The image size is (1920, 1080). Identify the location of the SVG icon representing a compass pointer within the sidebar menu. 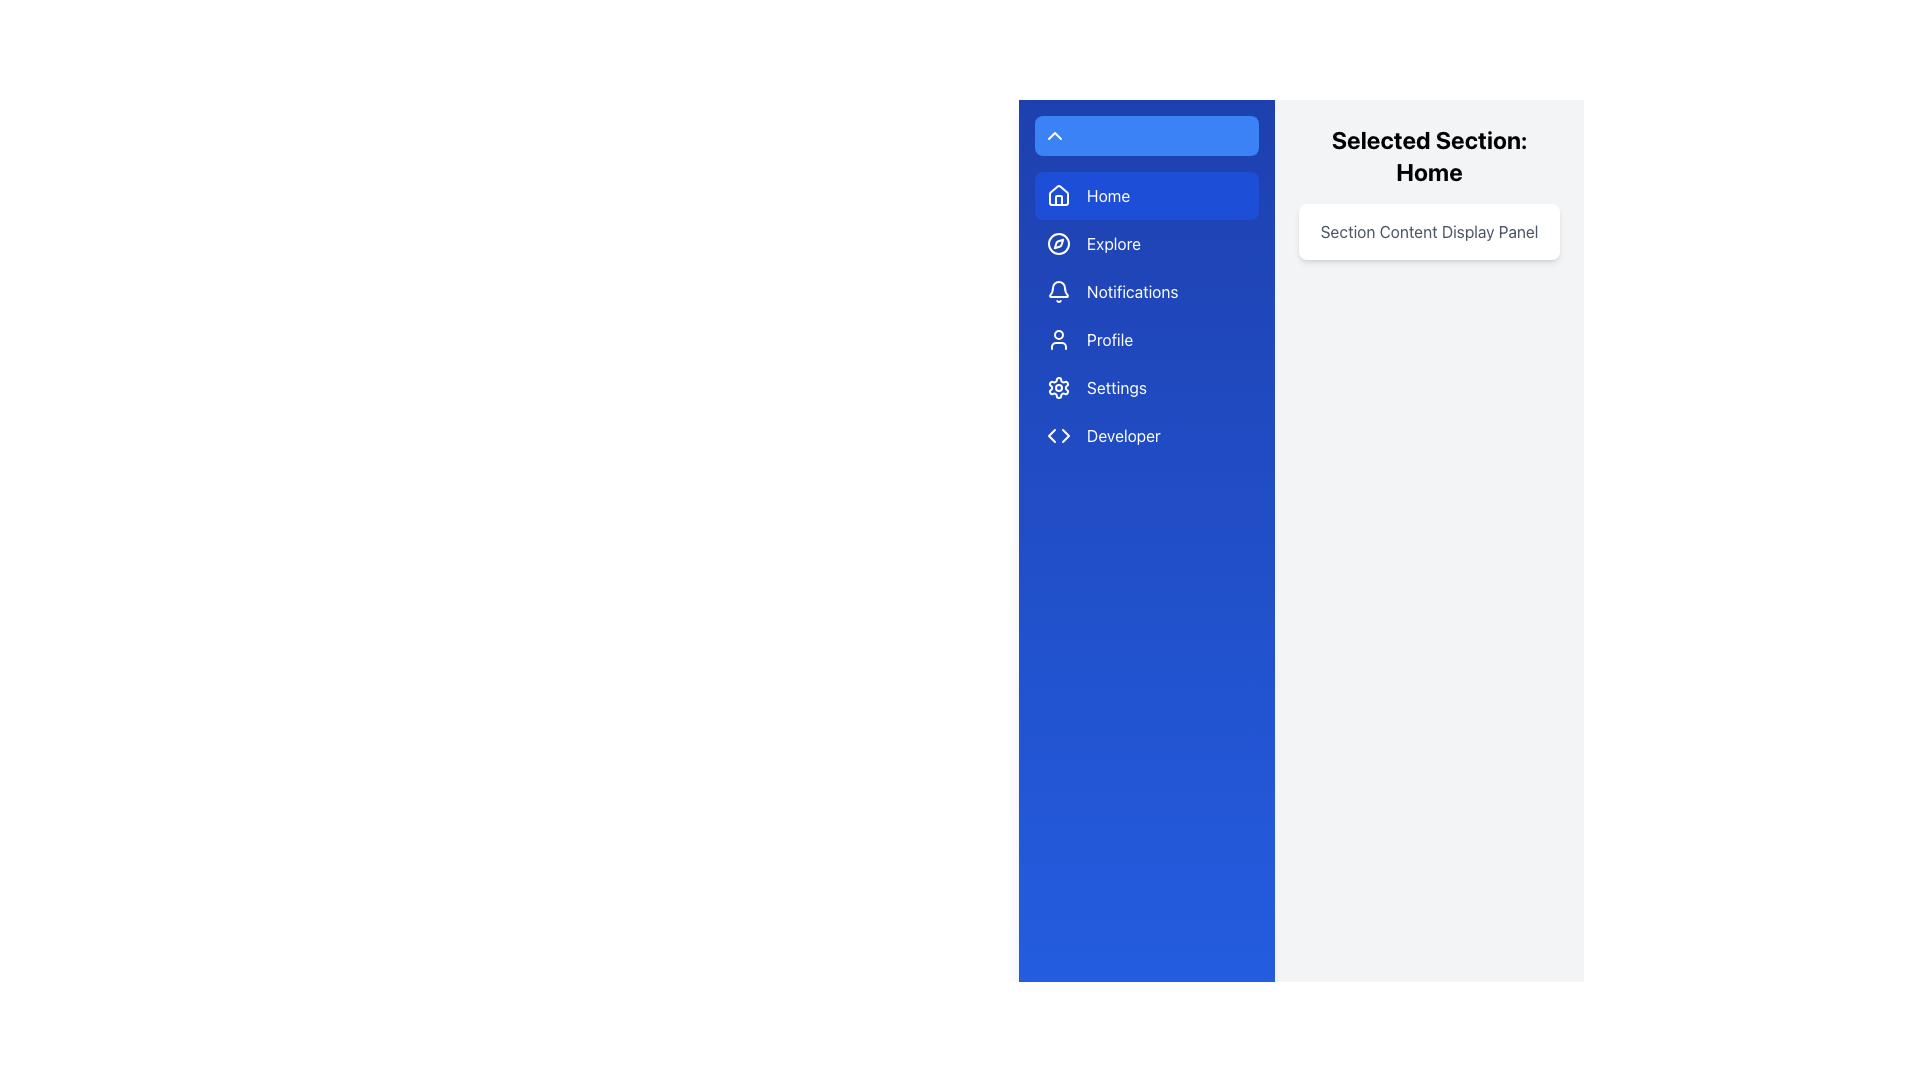
(1058, 242).